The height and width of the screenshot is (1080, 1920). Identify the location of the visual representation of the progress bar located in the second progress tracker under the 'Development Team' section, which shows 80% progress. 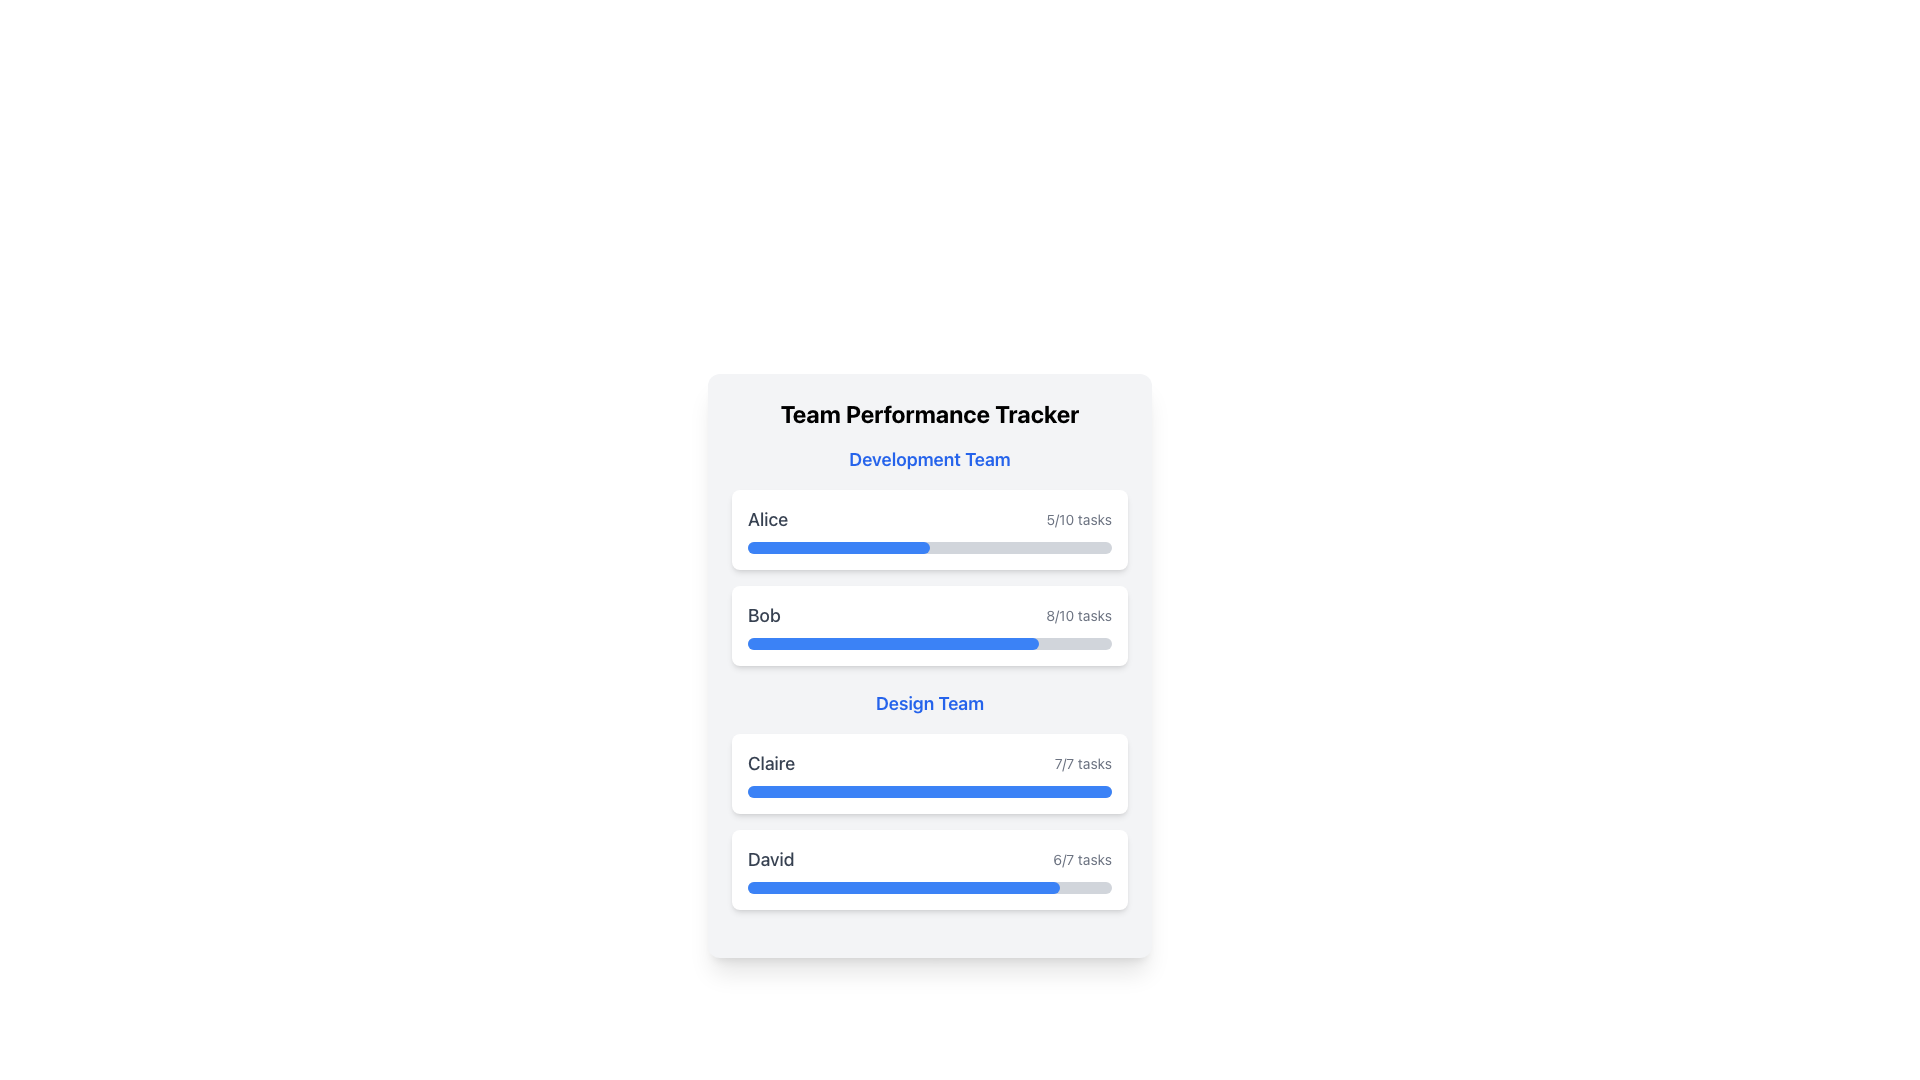
(892, 644).